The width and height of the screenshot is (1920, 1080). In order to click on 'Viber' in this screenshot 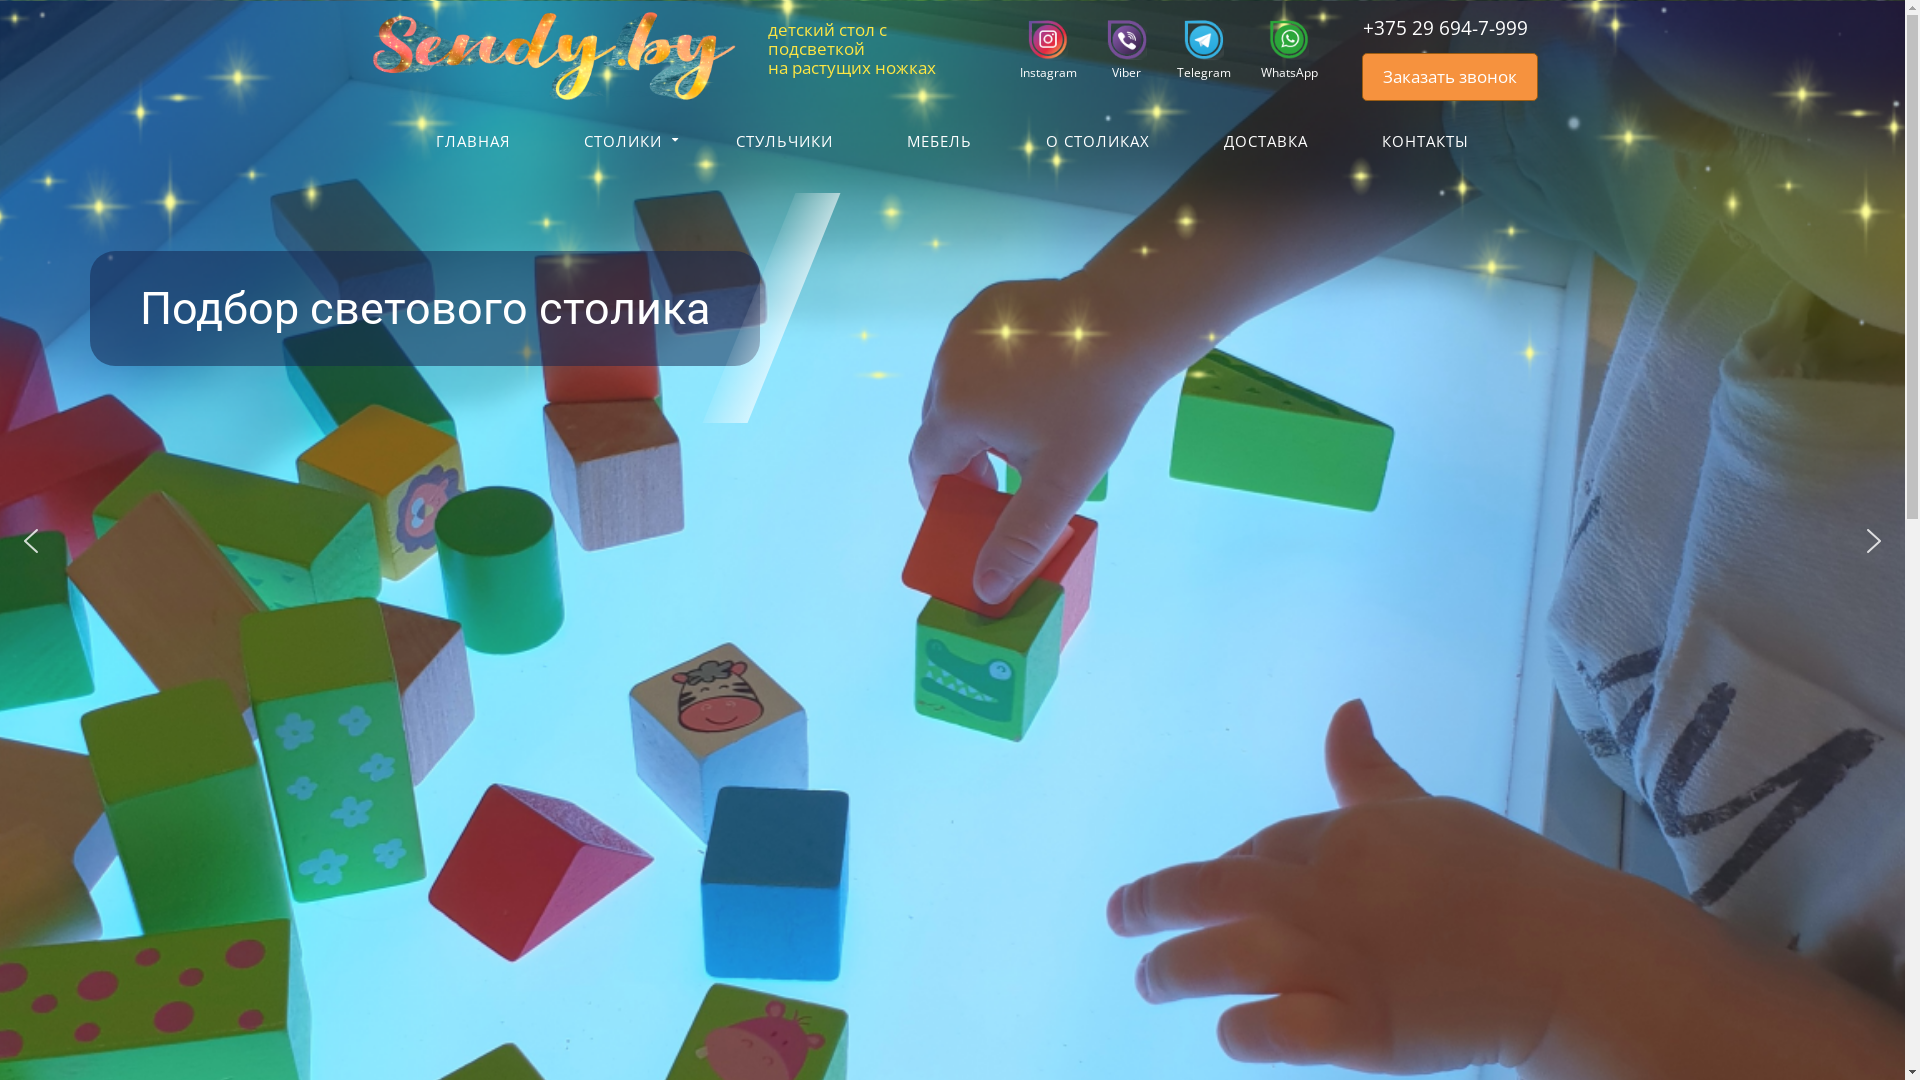, I will do `click(1117, 49)`.